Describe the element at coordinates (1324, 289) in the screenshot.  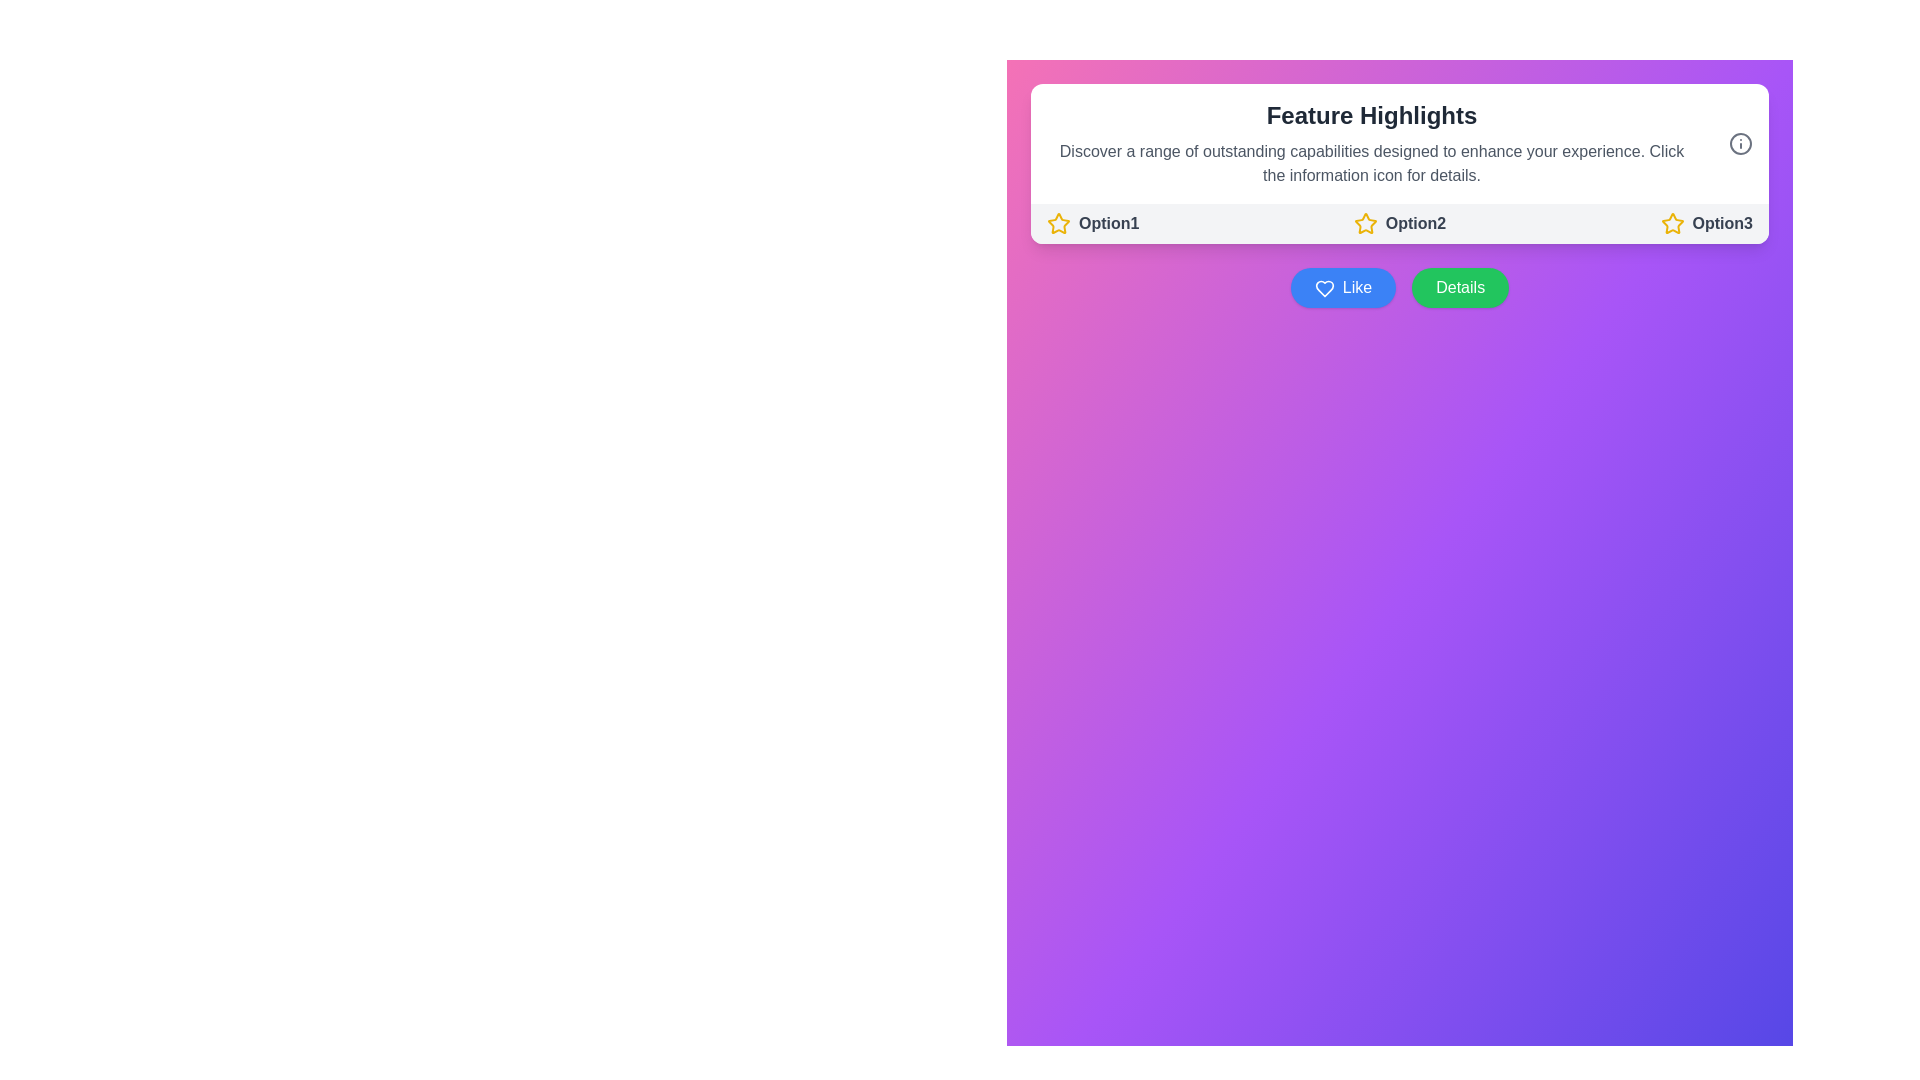
I see `the heart-shaped icon that is filled with color and styled with rounded edges, which is centered within the blue circular button labeled 'Like'` at that location.